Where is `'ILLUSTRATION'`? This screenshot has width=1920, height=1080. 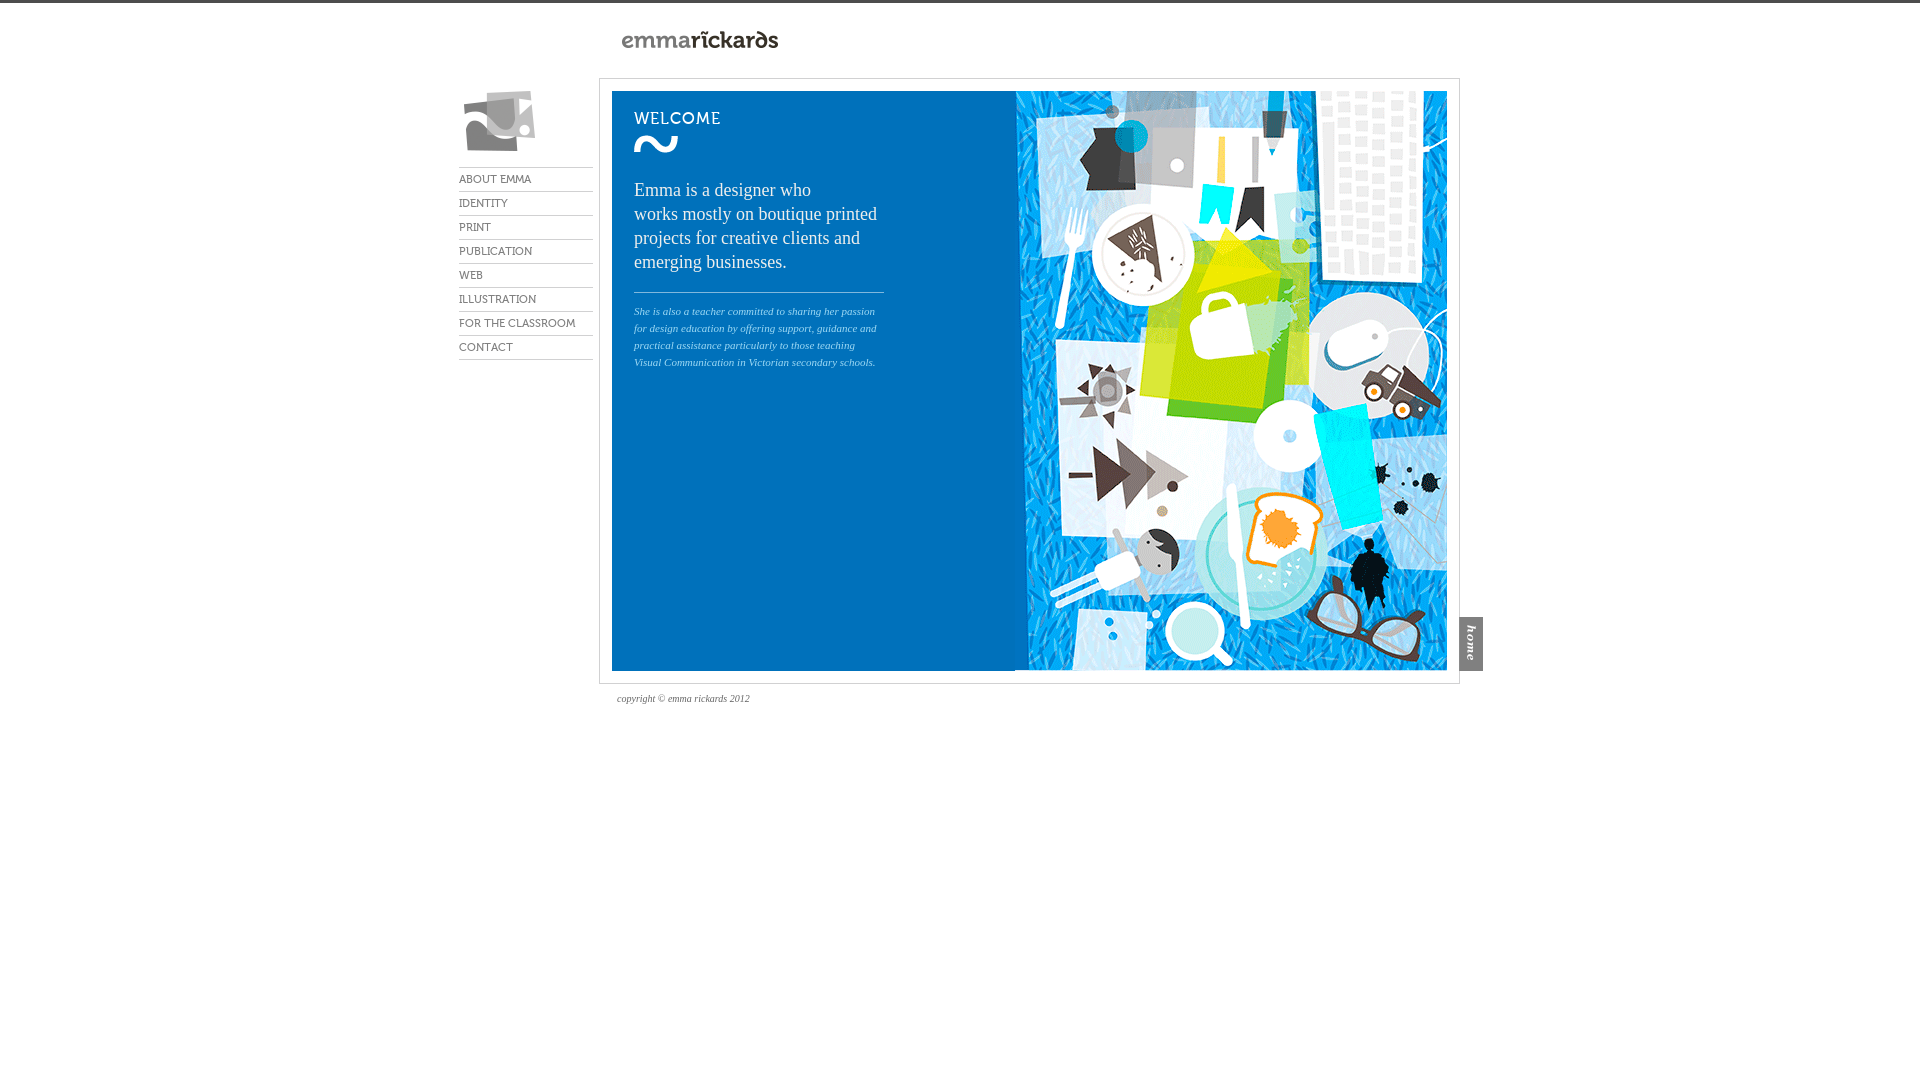 'ILLUSTRATION' is located at coordinates (526, 299).